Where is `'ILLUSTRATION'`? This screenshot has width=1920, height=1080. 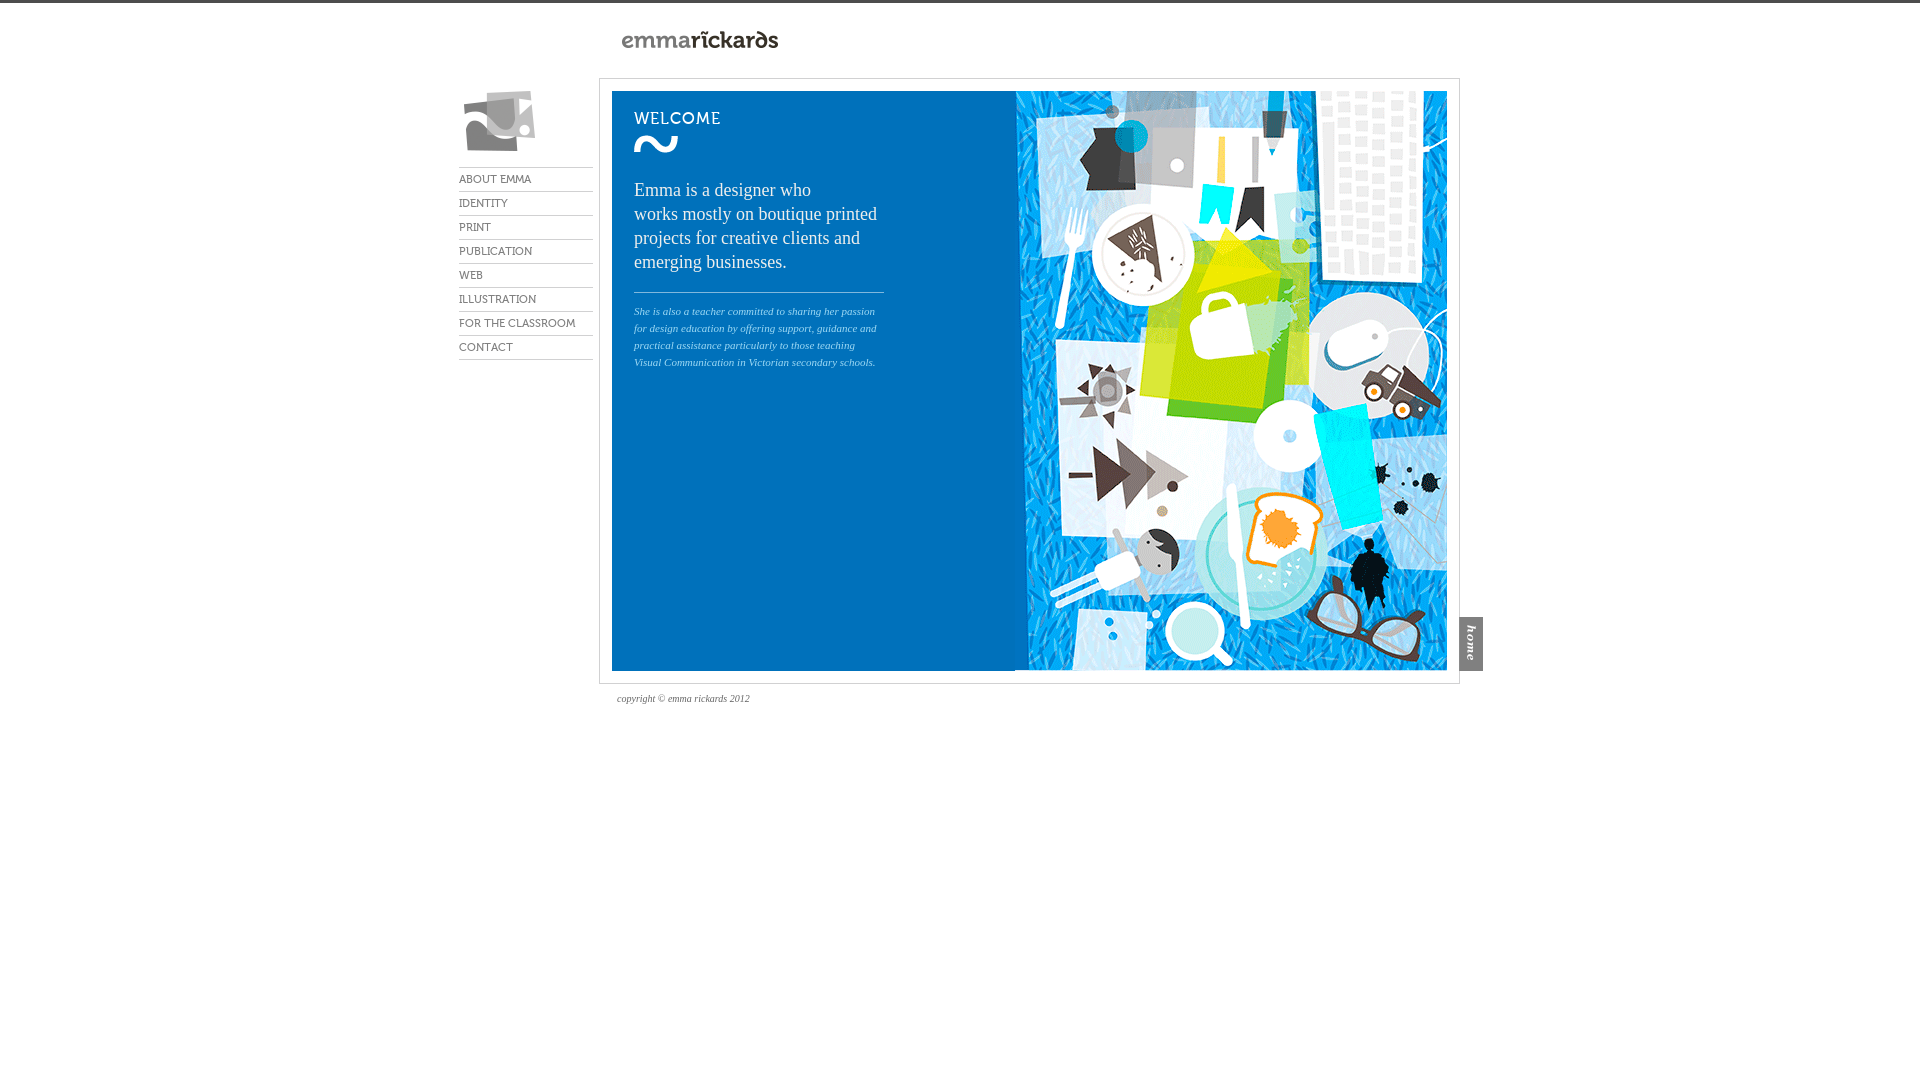 'ILLUSTRATION' is located at coordinates (526, 299).